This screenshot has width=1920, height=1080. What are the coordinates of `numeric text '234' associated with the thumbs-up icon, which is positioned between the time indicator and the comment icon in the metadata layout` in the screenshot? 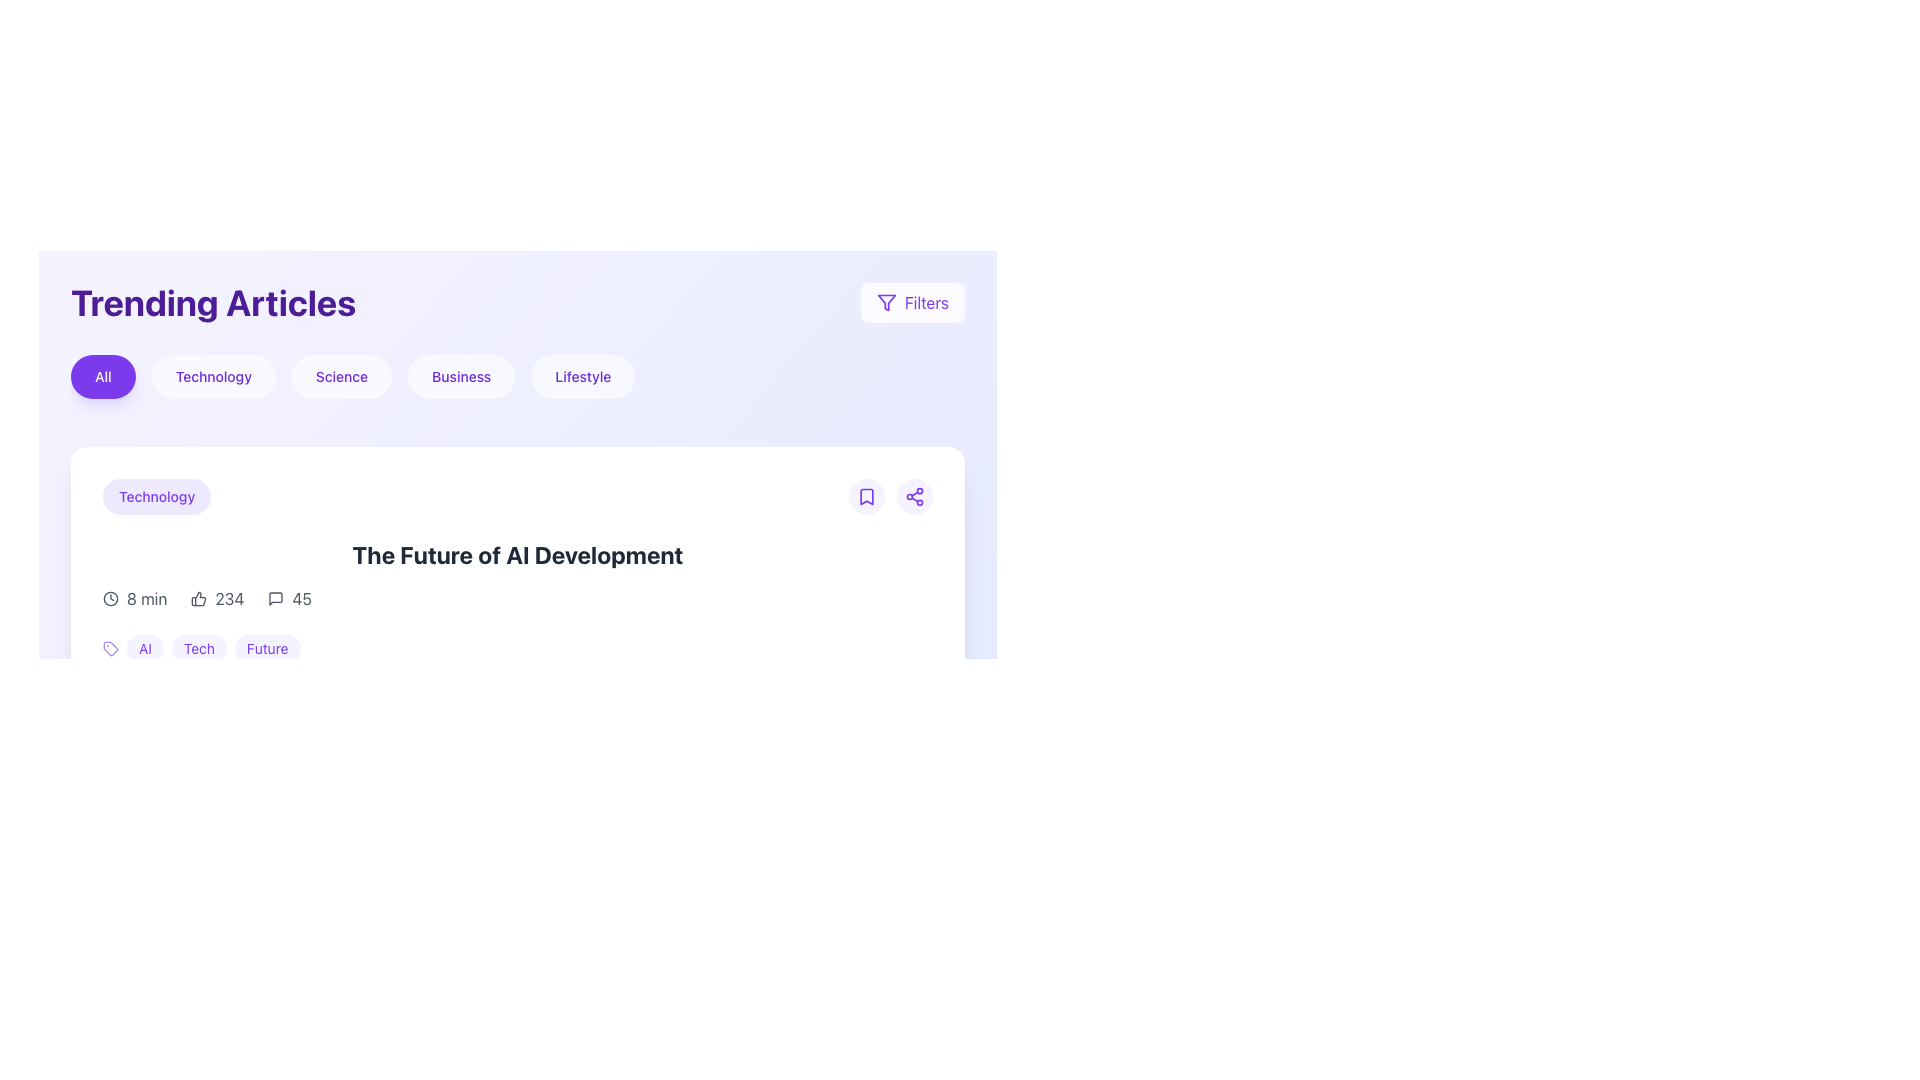 It's located at (217, 597).